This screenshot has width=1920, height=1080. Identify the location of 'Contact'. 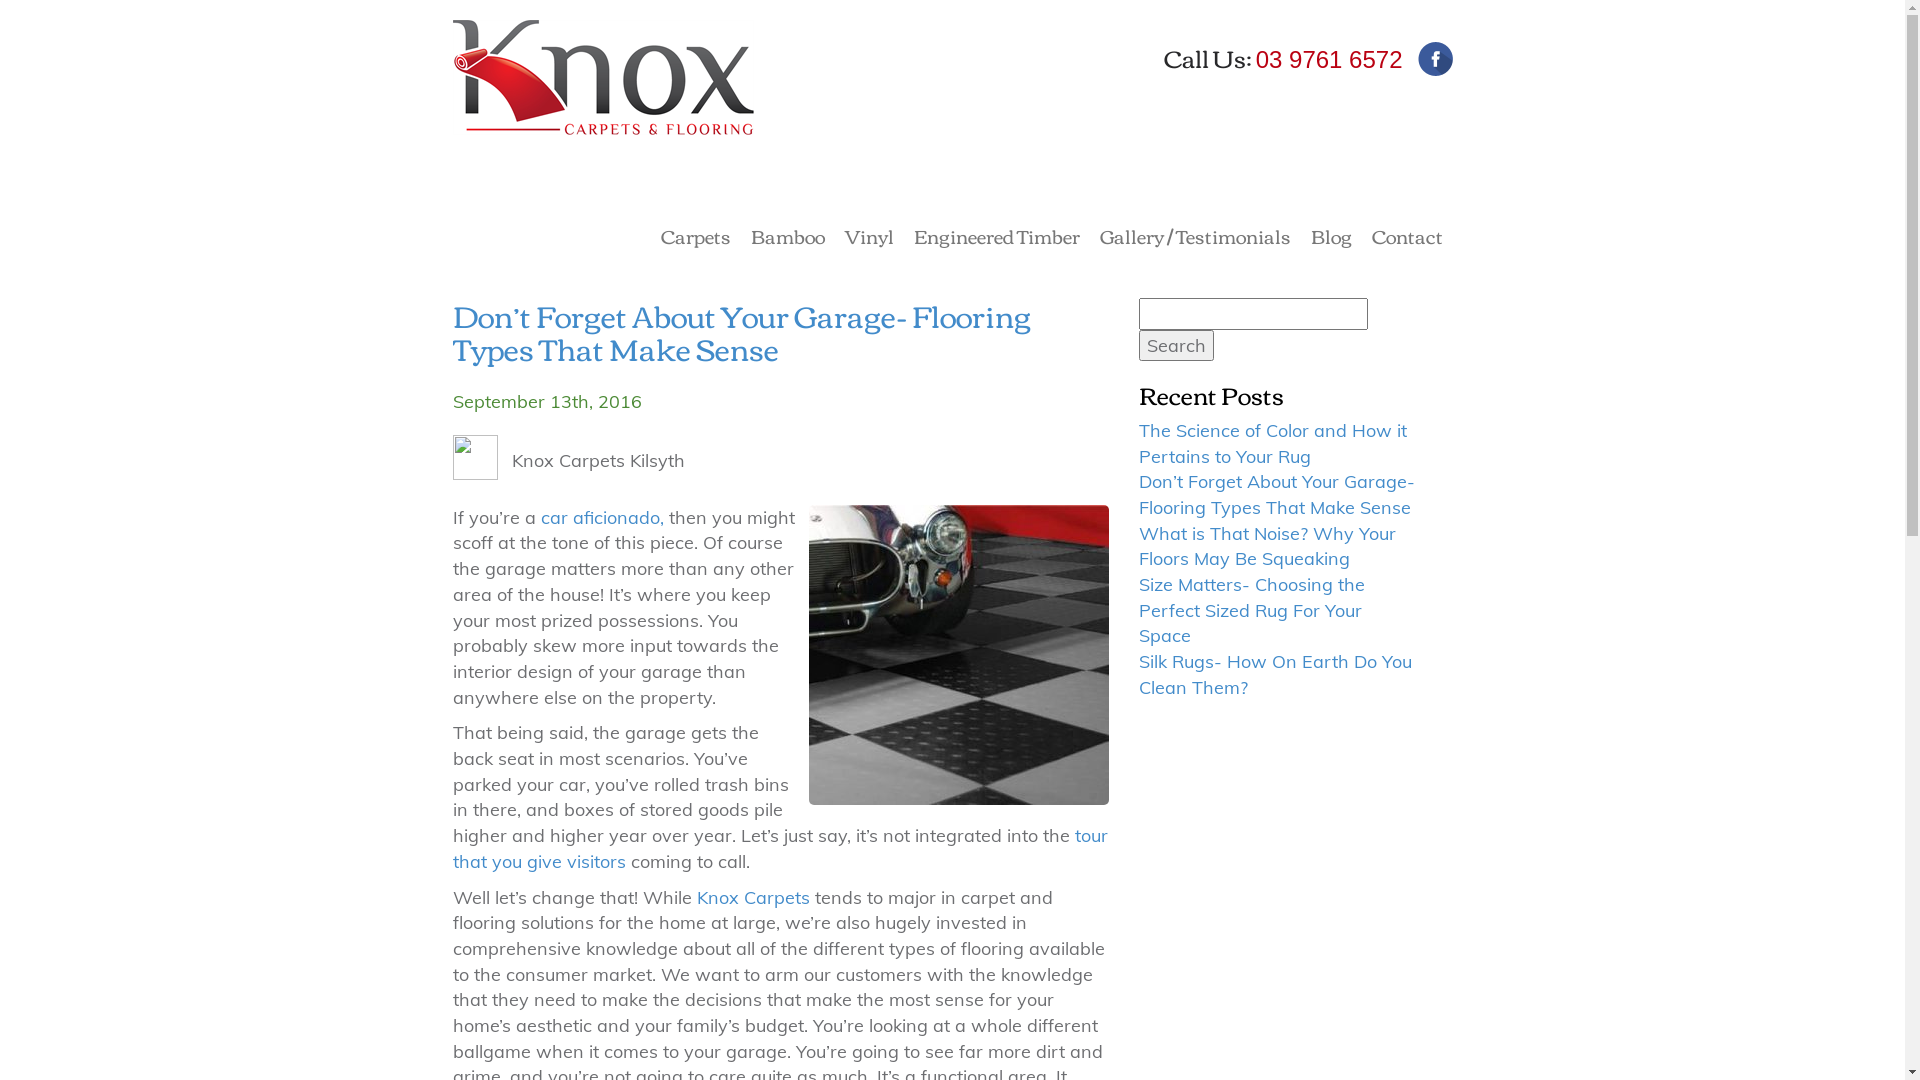
(1361, 238).